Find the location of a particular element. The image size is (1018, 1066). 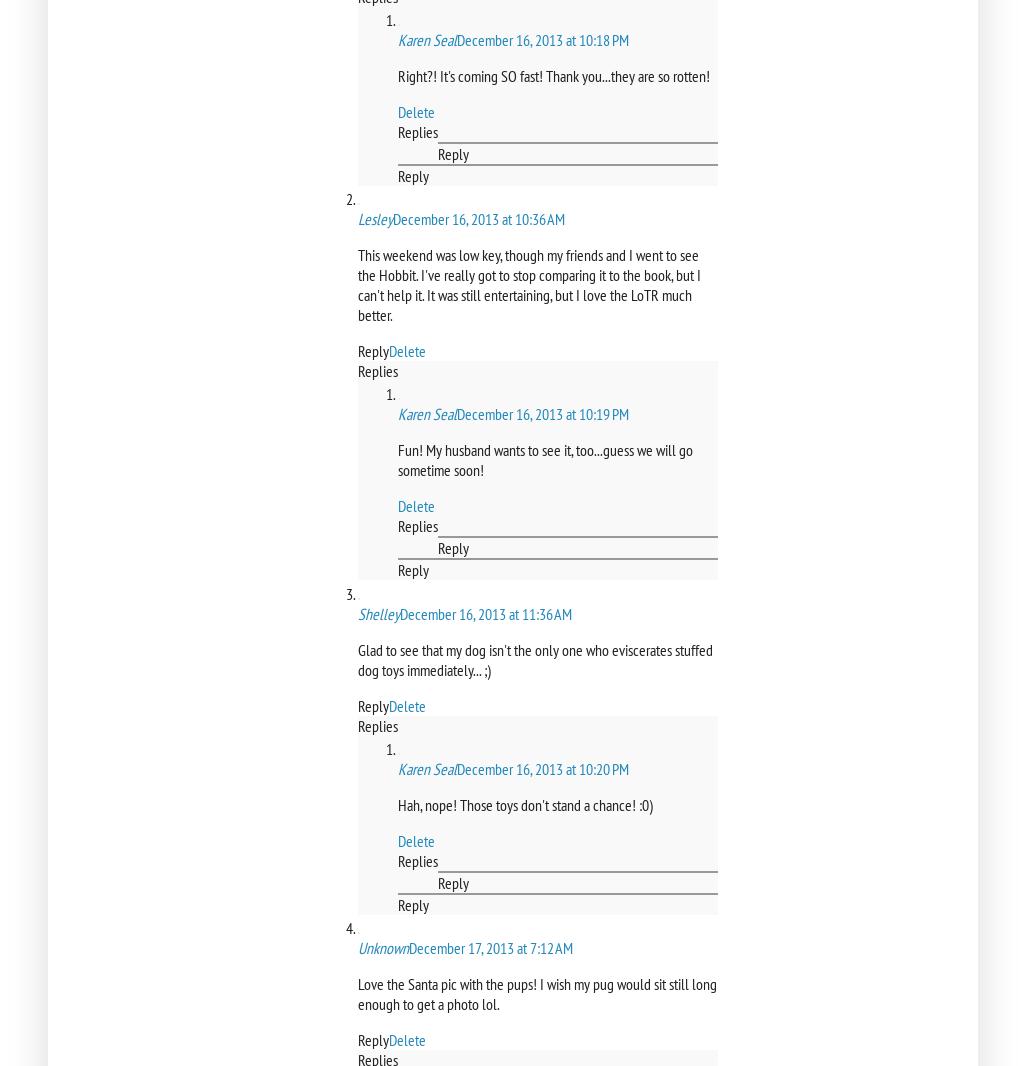

'Right?! It's coming SO fast! Thank you...they are so rotten!' is located at coordinates (552, 74).